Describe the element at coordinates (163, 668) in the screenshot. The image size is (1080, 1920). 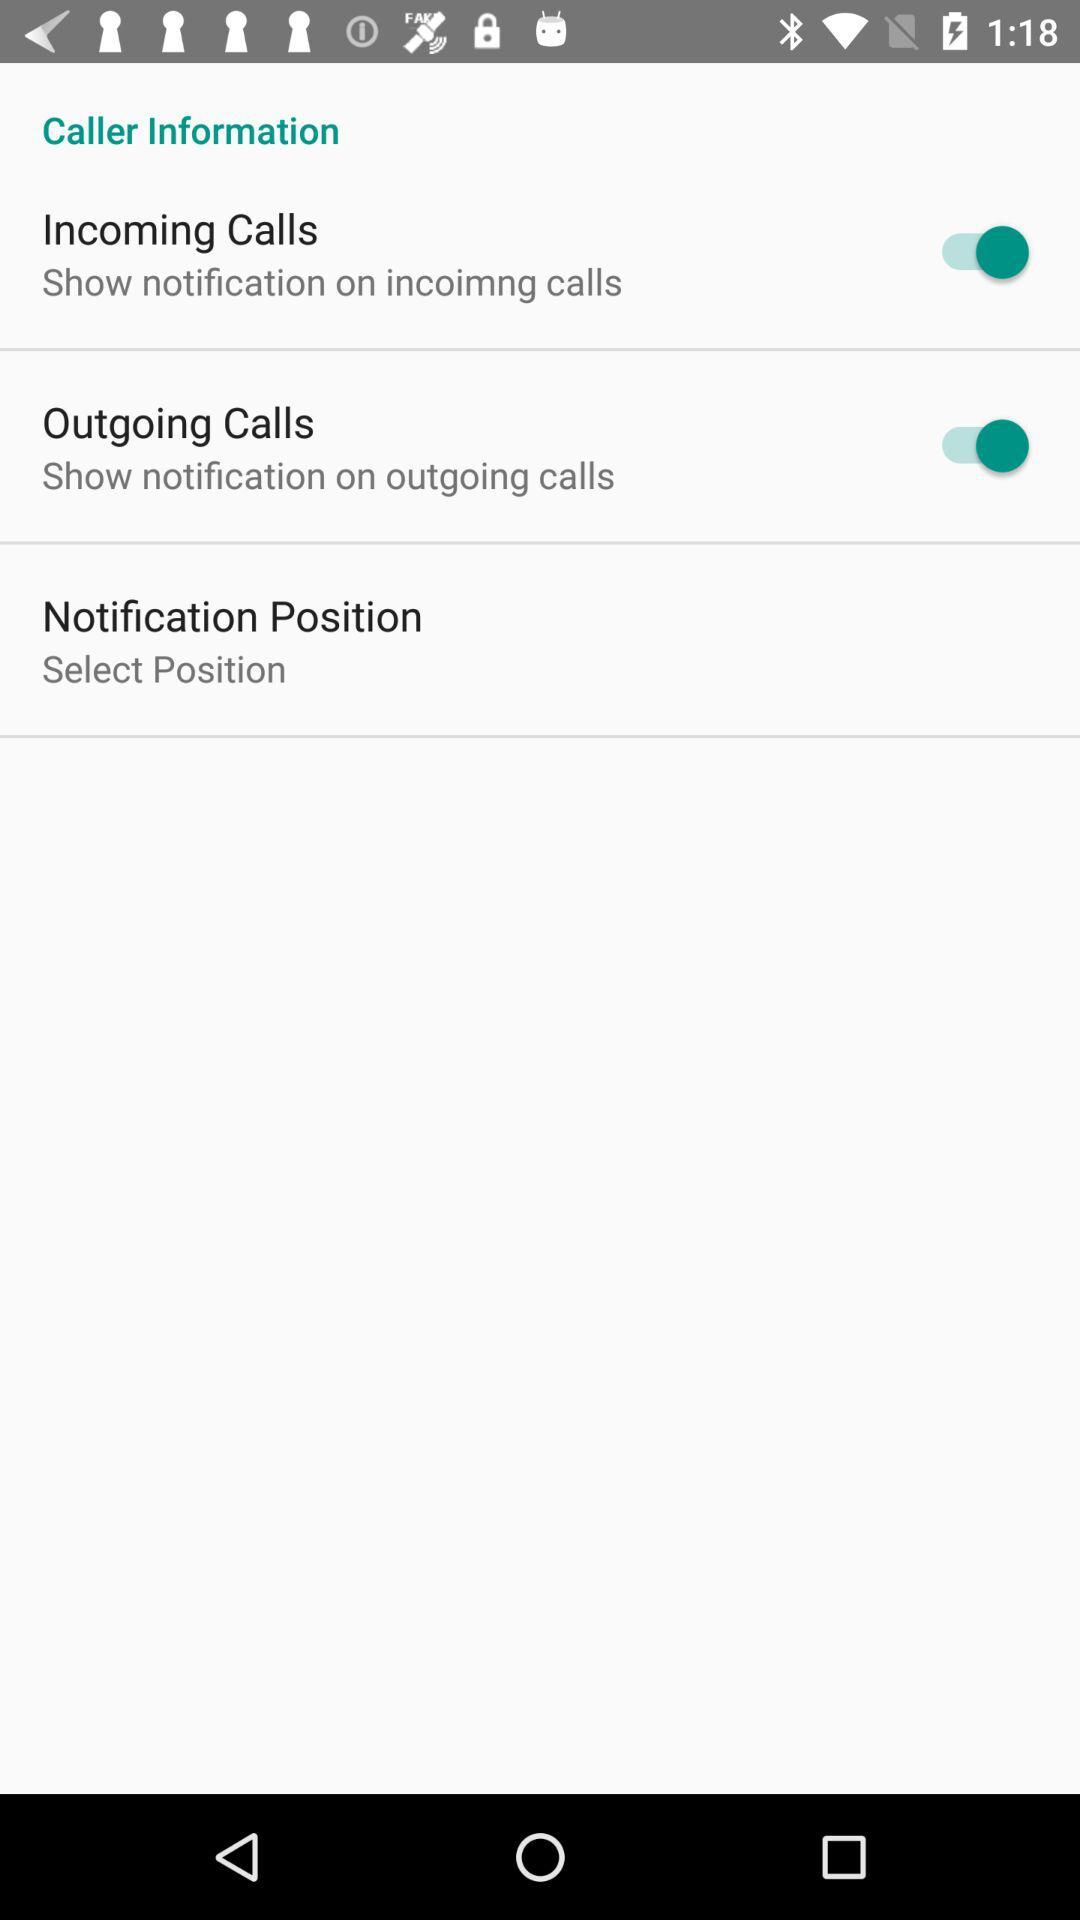
I see `the item below the notification position icon` at that location.